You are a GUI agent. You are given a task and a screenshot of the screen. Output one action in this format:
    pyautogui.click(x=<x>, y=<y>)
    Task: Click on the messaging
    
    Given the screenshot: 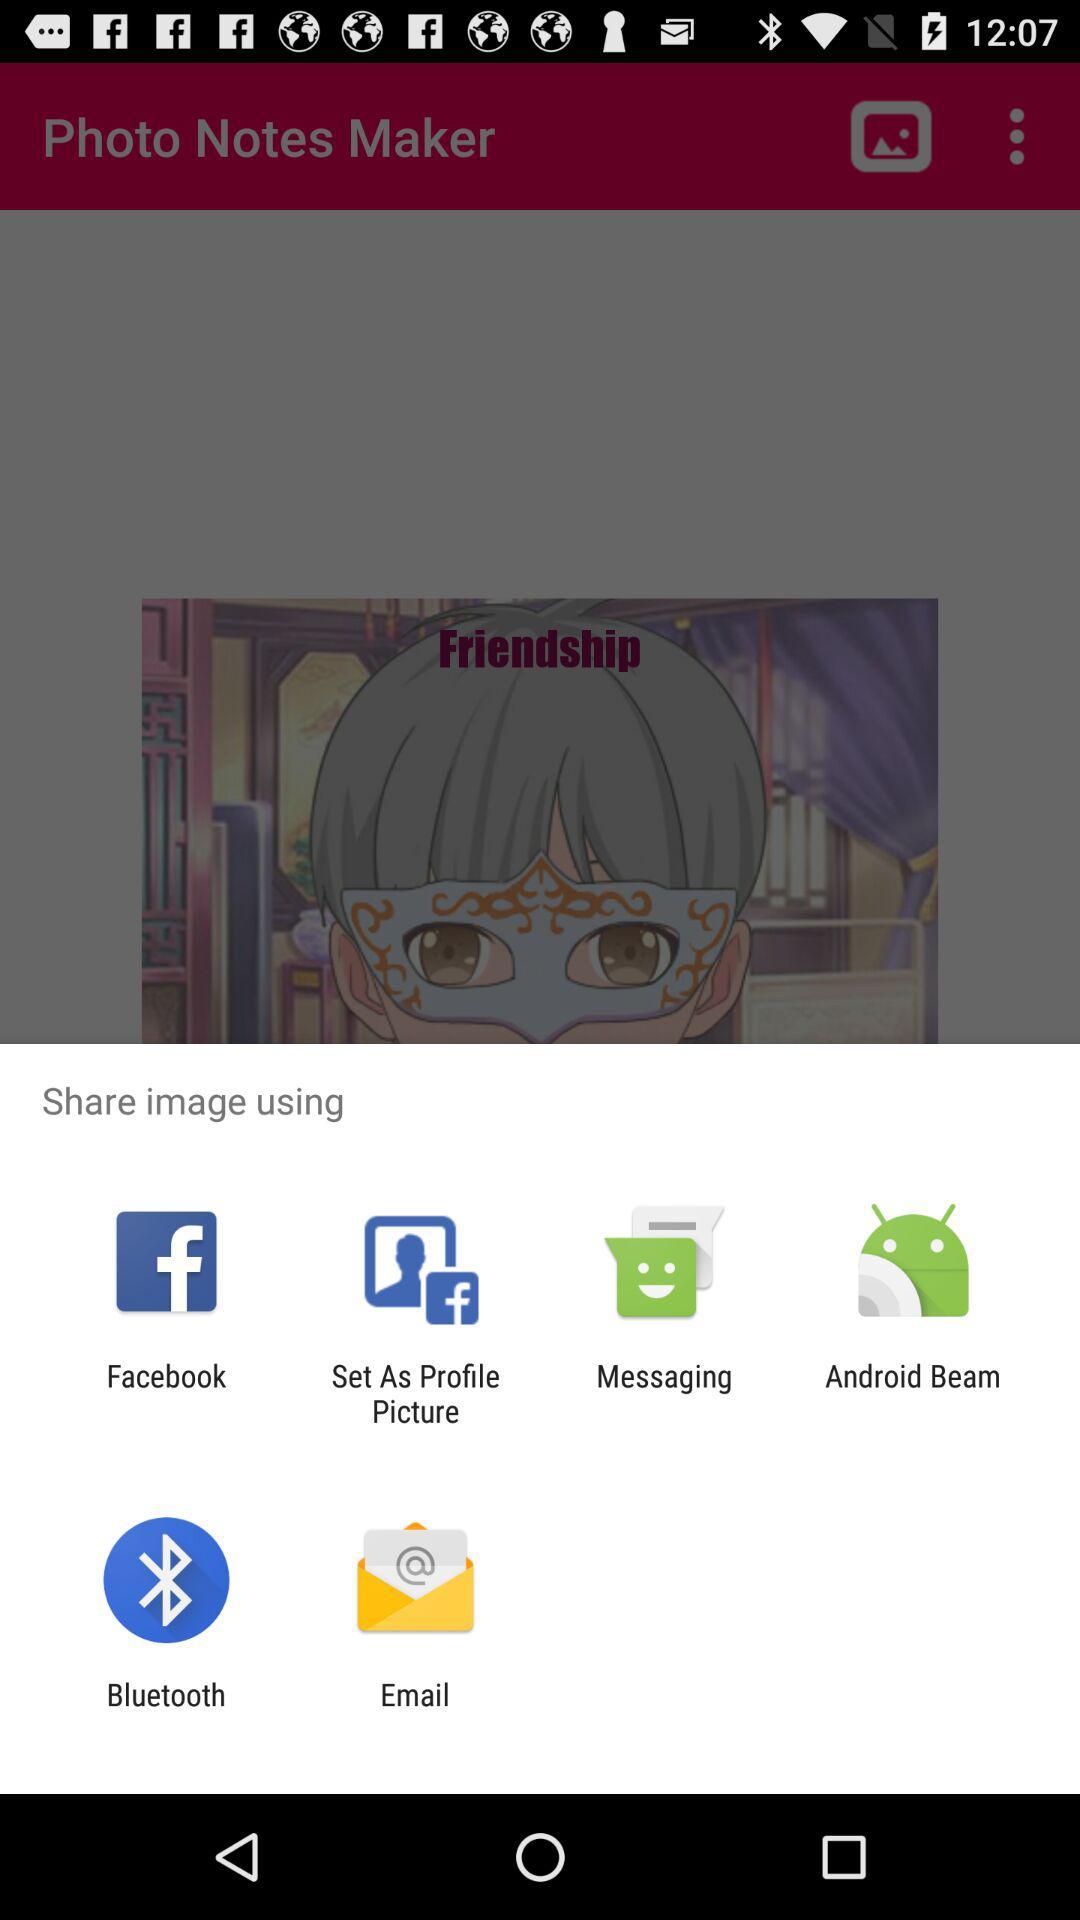 What is the action you would take?
    pyautogui.click(x=664, y=1392)
    